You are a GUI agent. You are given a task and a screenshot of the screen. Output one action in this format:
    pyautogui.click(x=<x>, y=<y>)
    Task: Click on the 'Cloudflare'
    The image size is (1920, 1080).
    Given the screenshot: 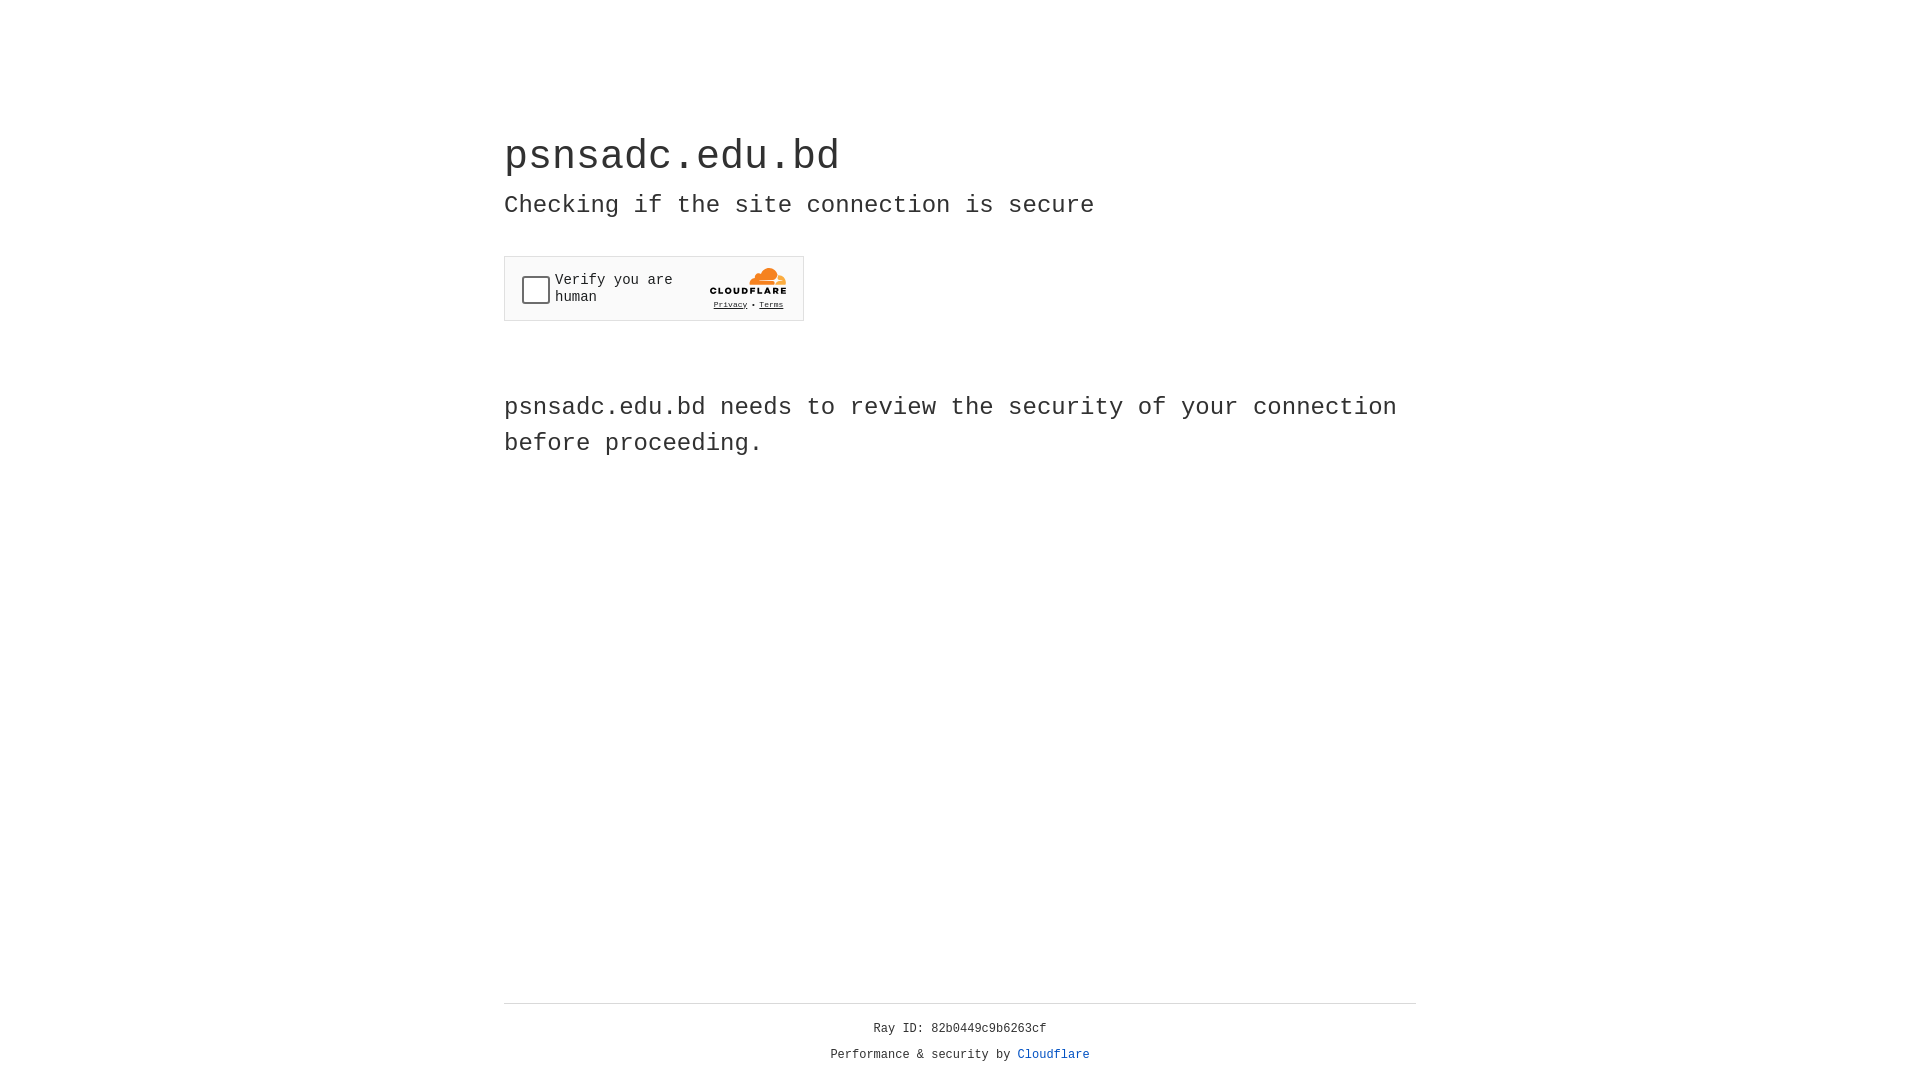 What is the action you would take?
    pyautogui.click(x=1053, y=1054)
    